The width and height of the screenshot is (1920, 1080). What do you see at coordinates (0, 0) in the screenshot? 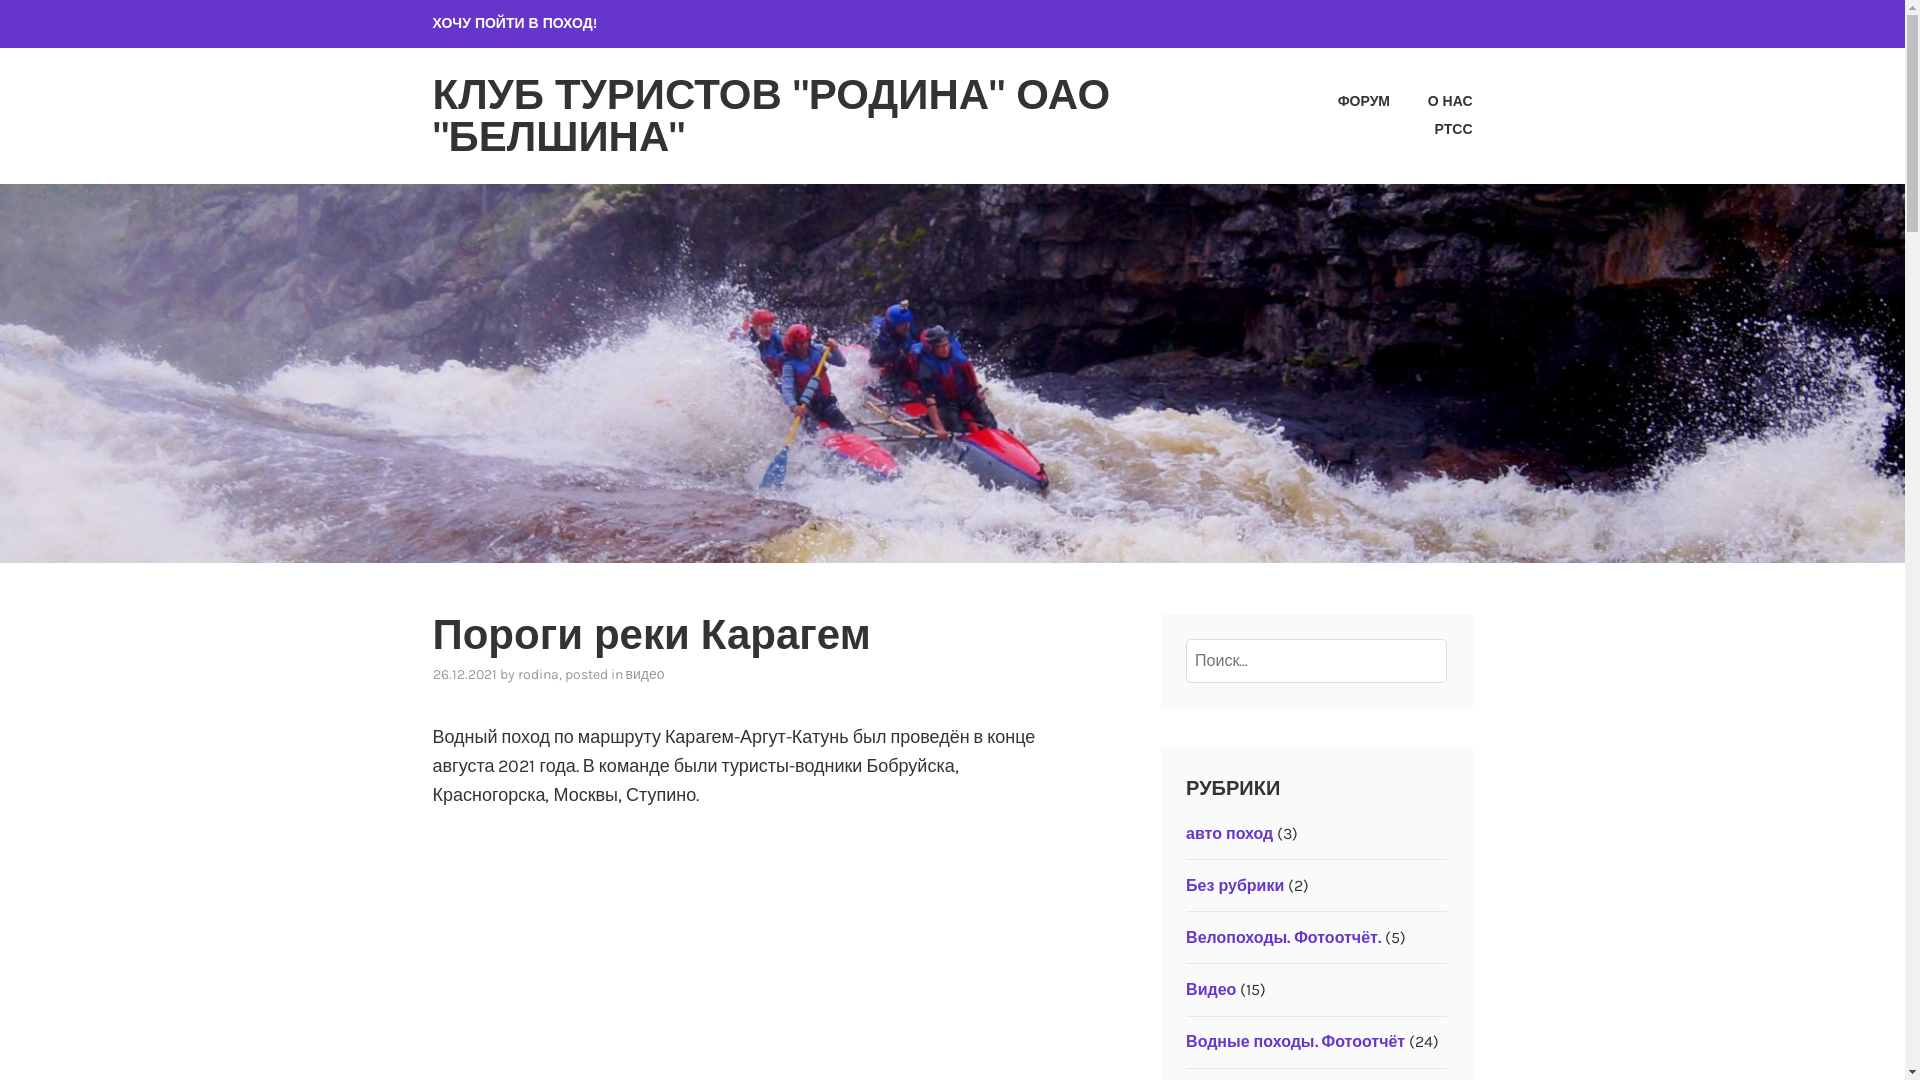
I see `'Skip to content'` at bounding box center [0, 0].